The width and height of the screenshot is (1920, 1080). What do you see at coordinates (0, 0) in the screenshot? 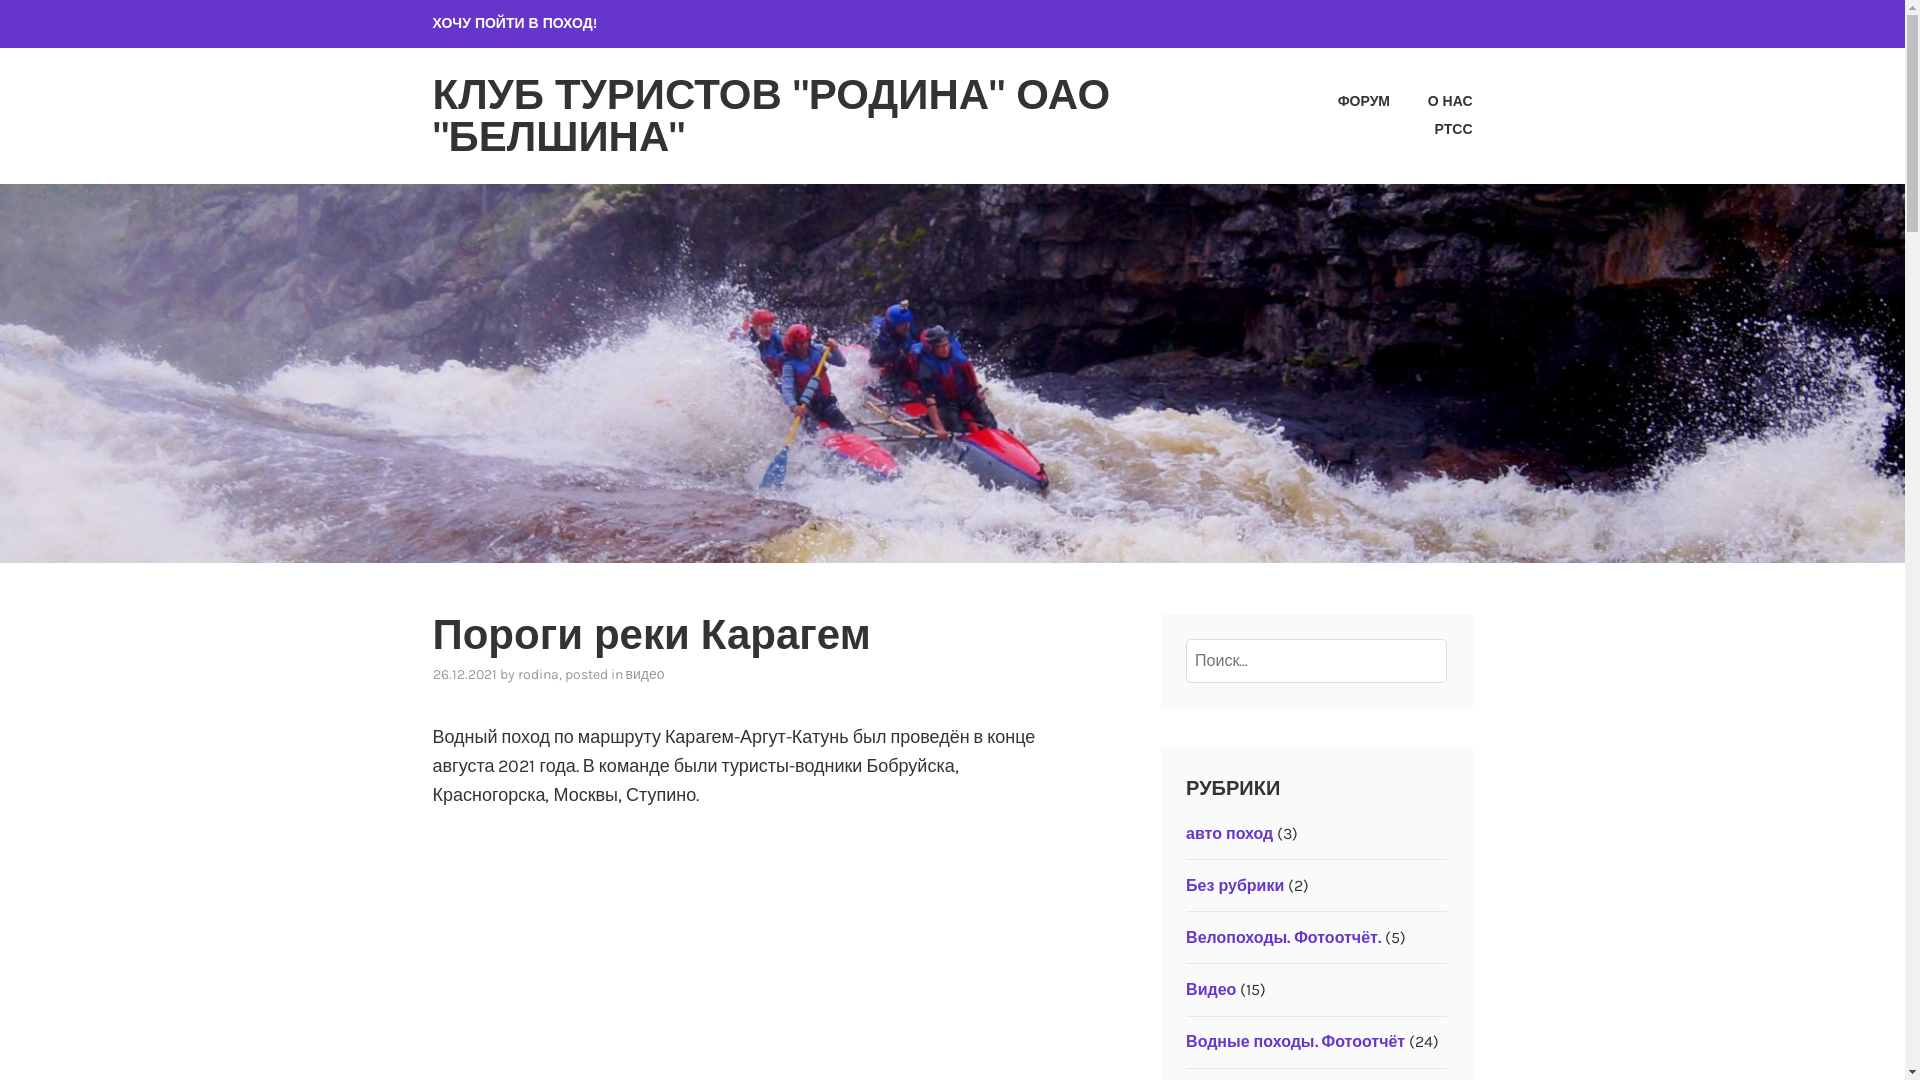
I see `'Skip to content'` at bounding box center [0, 0].